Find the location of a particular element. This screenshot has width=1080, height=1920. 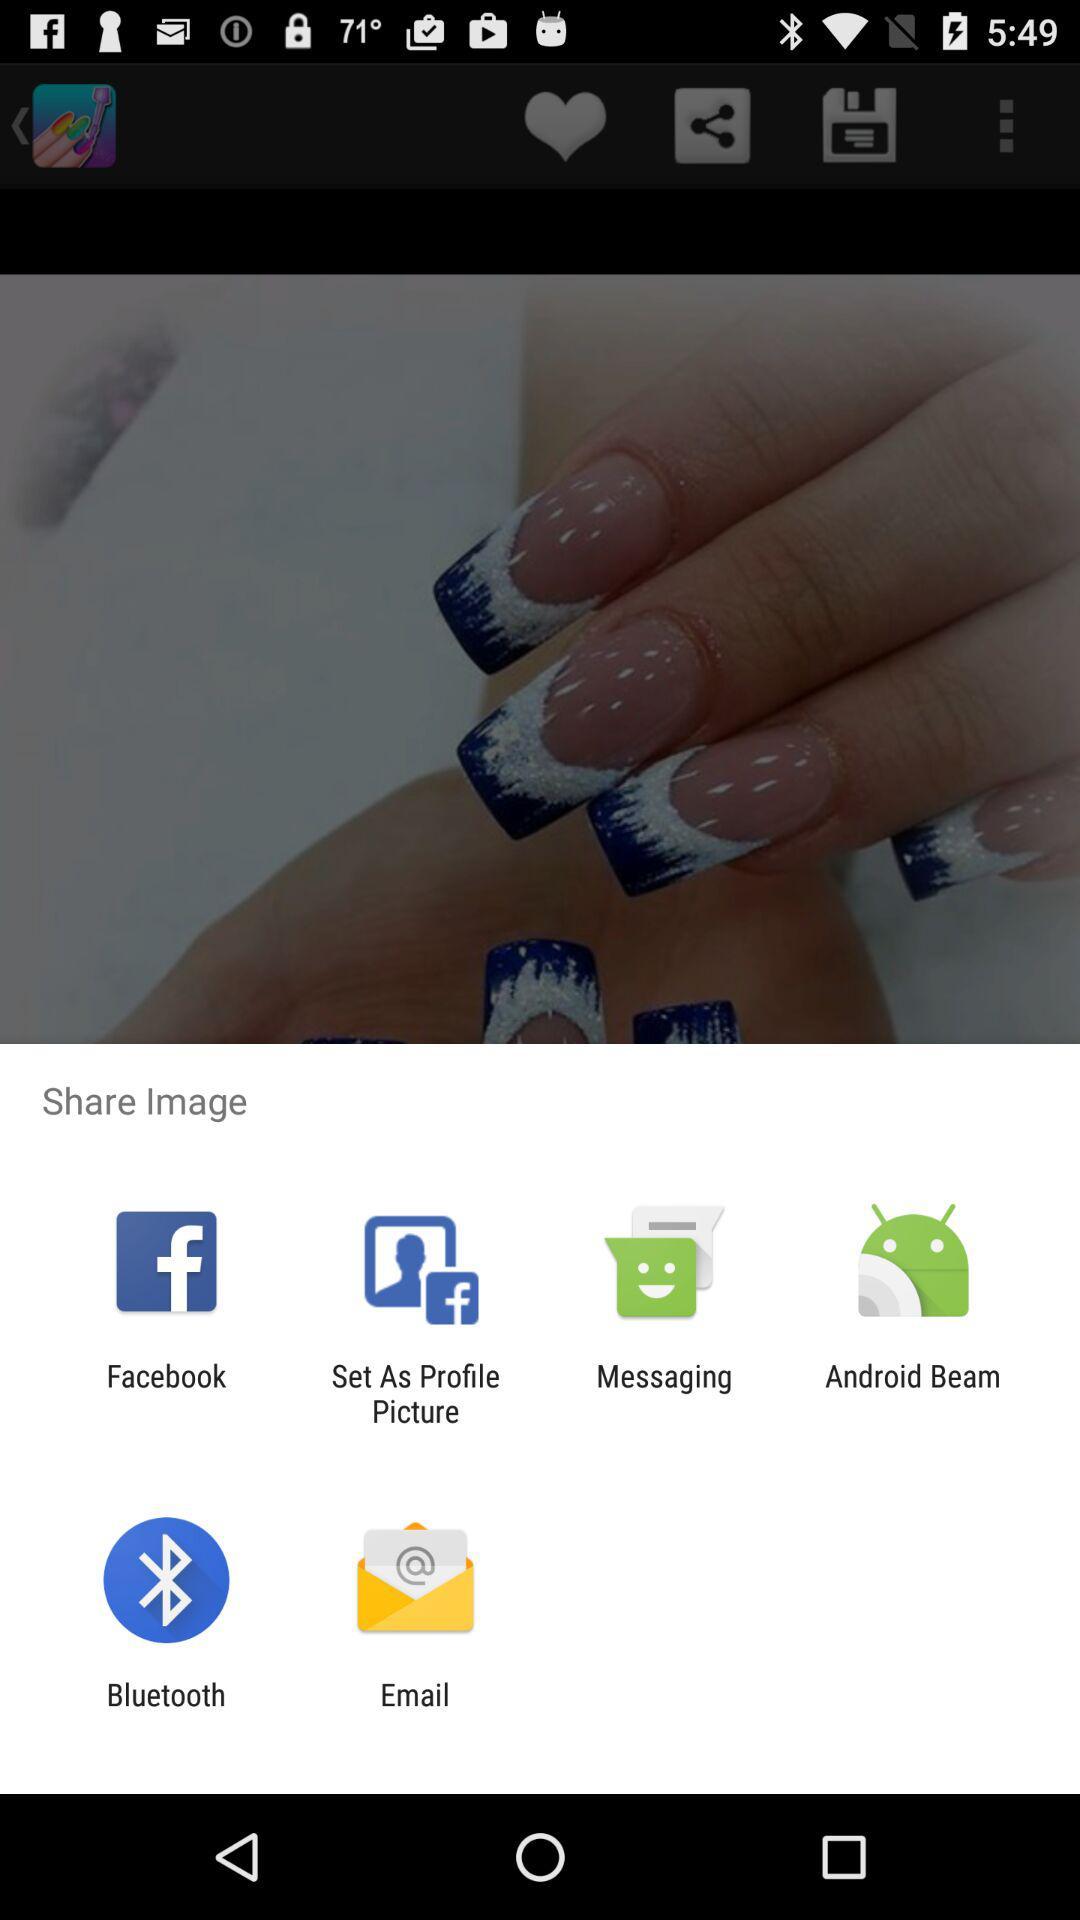

the item to the right of messaging is located at coordinates (913, 1392).